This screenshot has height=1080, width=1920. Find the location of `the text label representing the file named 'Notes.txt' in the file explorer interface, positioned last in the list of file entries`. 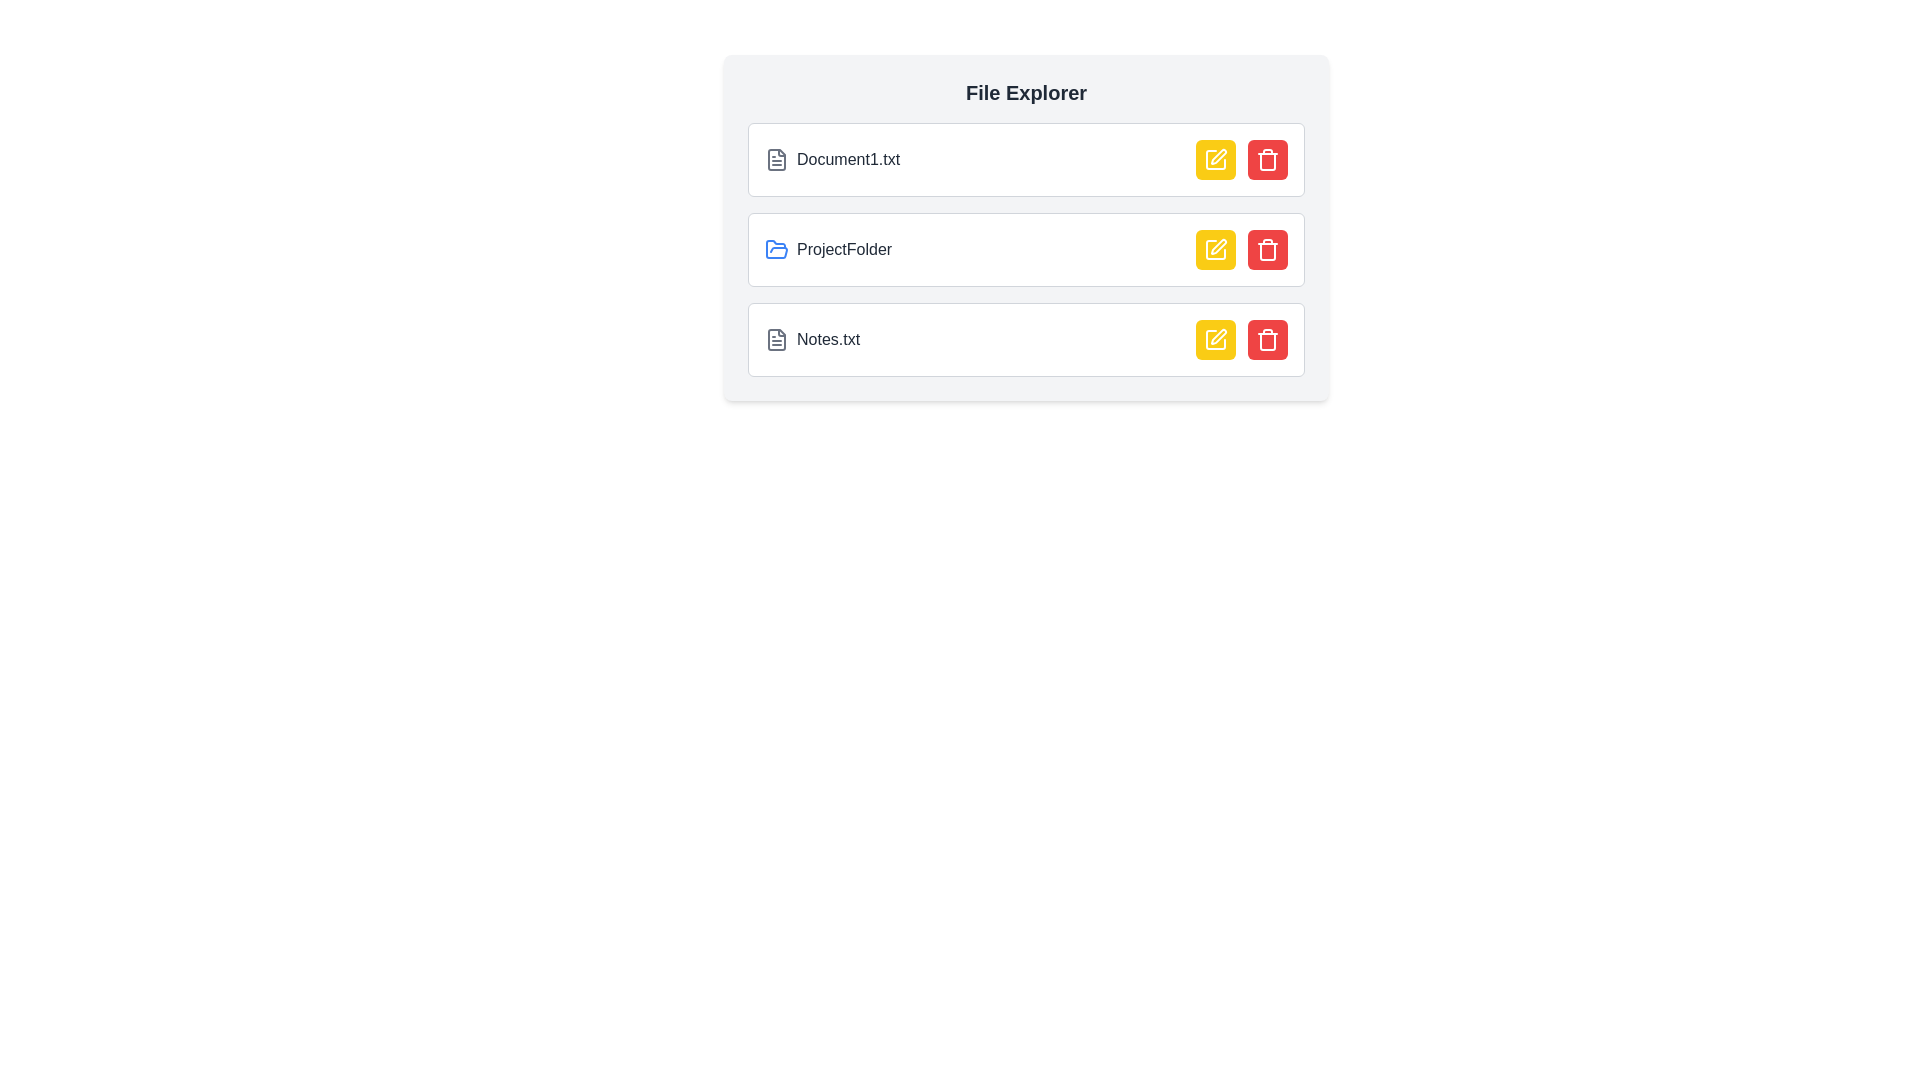

the text label representing the file named 'Notes.txt' in the file explorer interface, positioned last in the list of file entries is located at coordinates (828, 338).